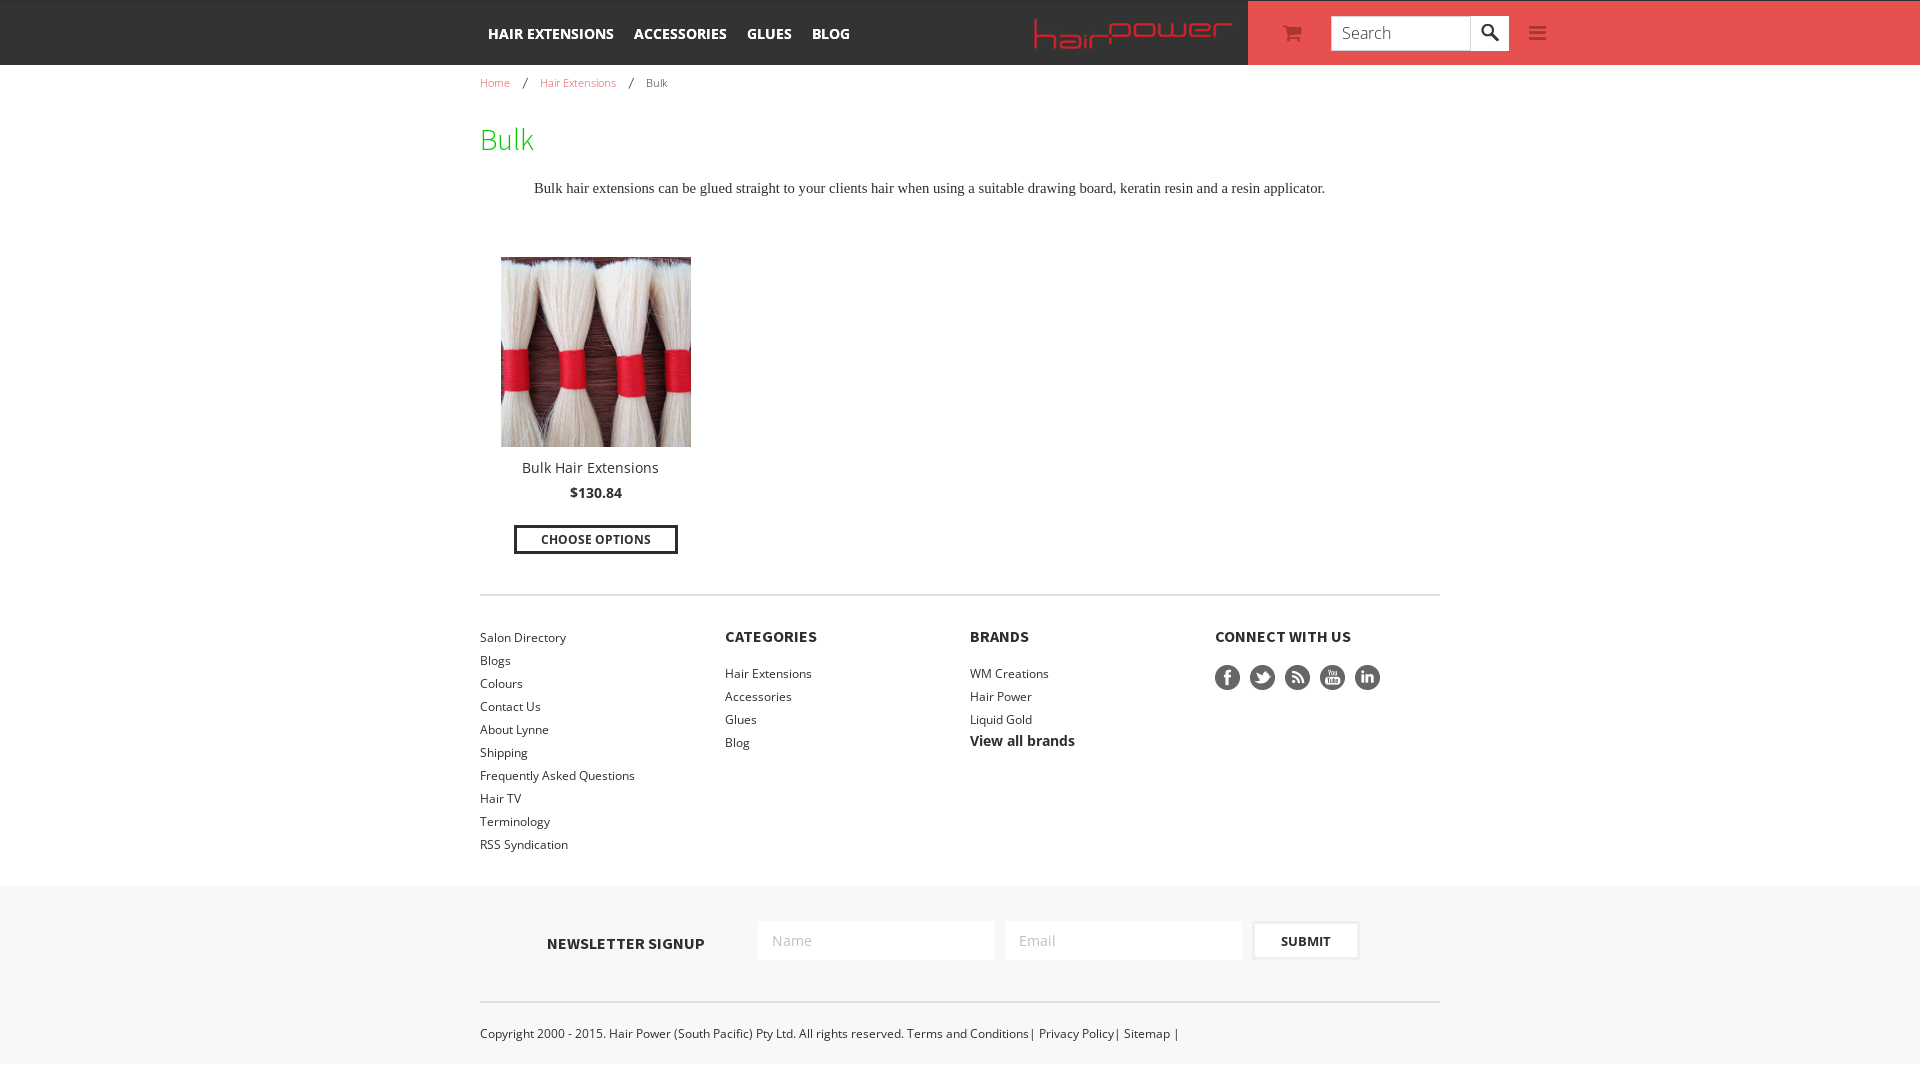 The width and height of the screenshot is (1920, 1080). Describe the element at coordinates (968, 1033) in the screenshot. I see `'Terms and Conditions'` at that location.